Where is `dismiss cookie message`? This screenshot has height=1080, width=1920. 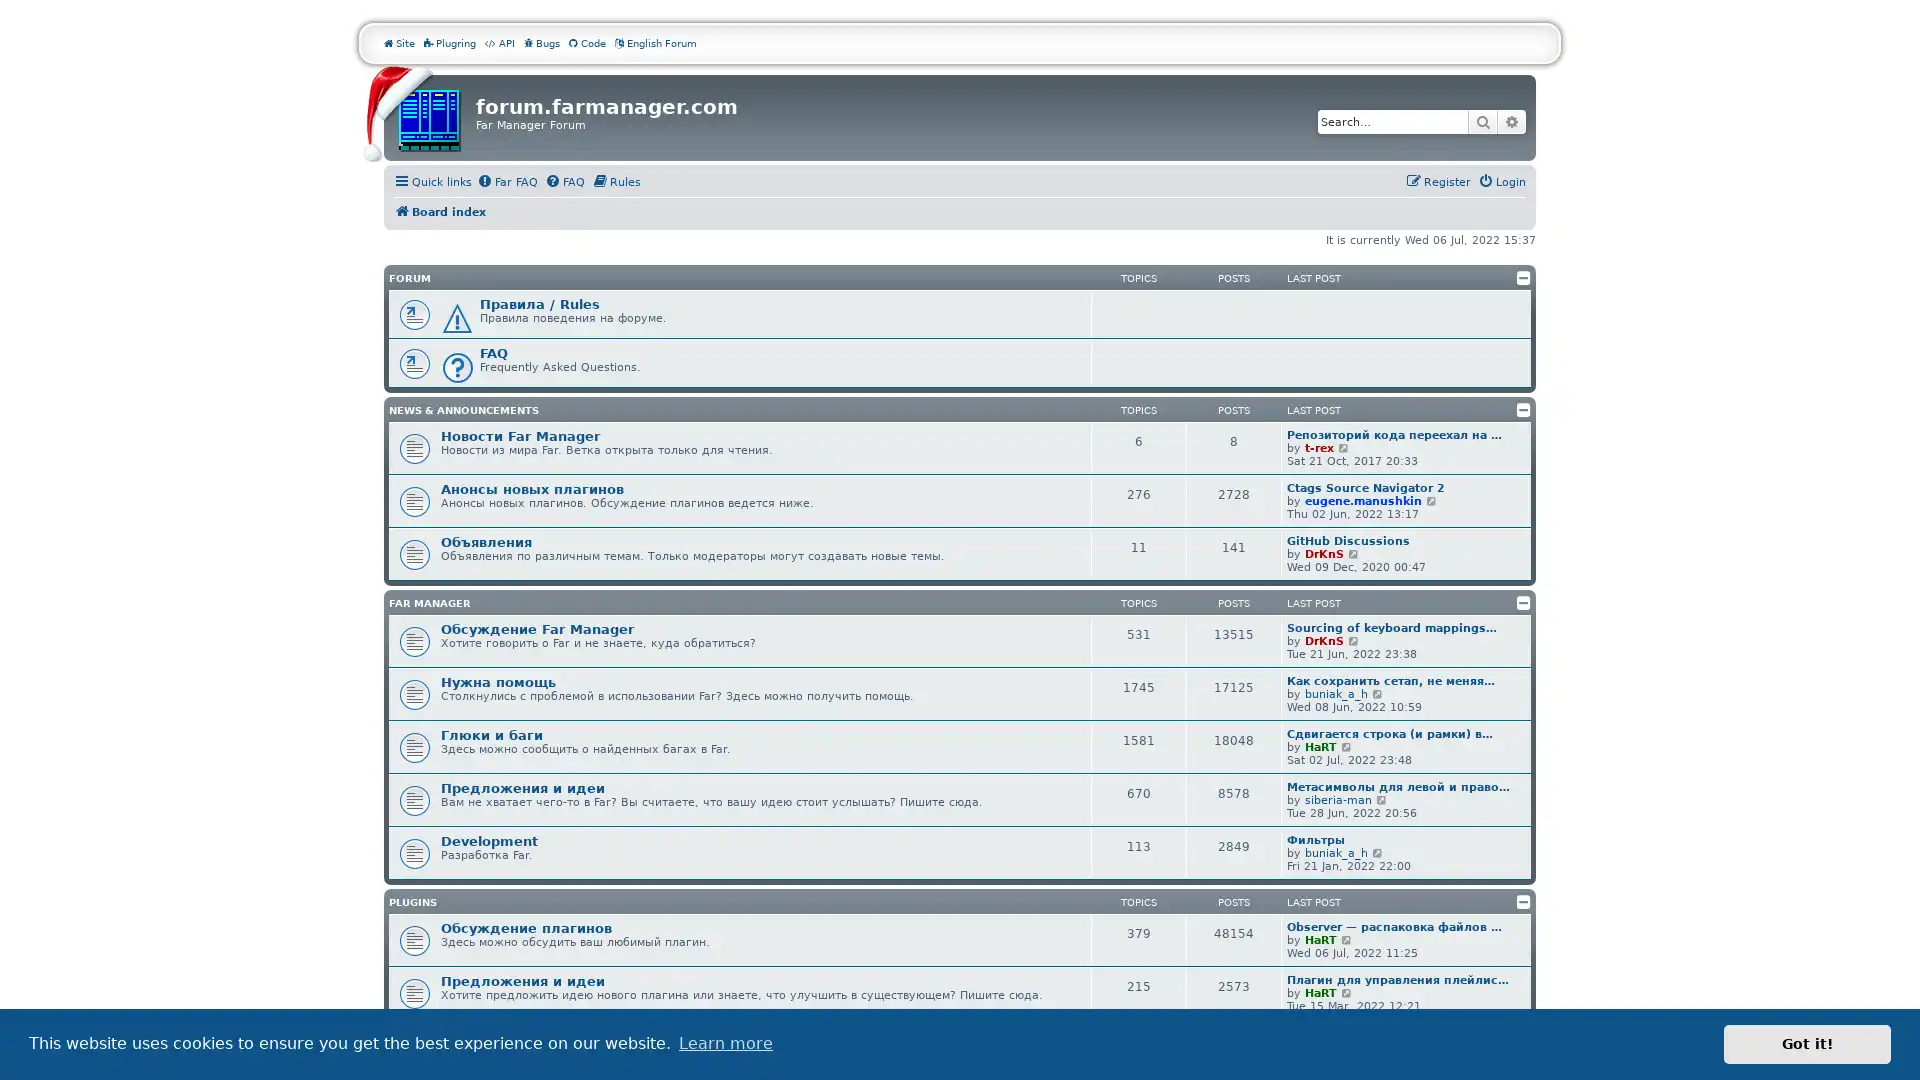 dismiss cookie message is located at coordinates (1807, 1043).